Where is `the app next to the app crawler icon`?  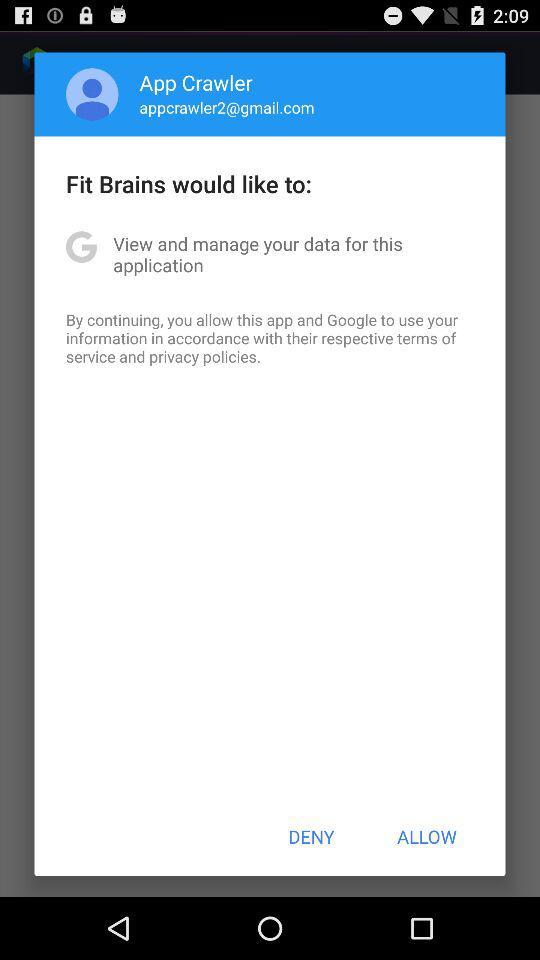 the app next to the app crawler icon is located at coordinates (91, 94).